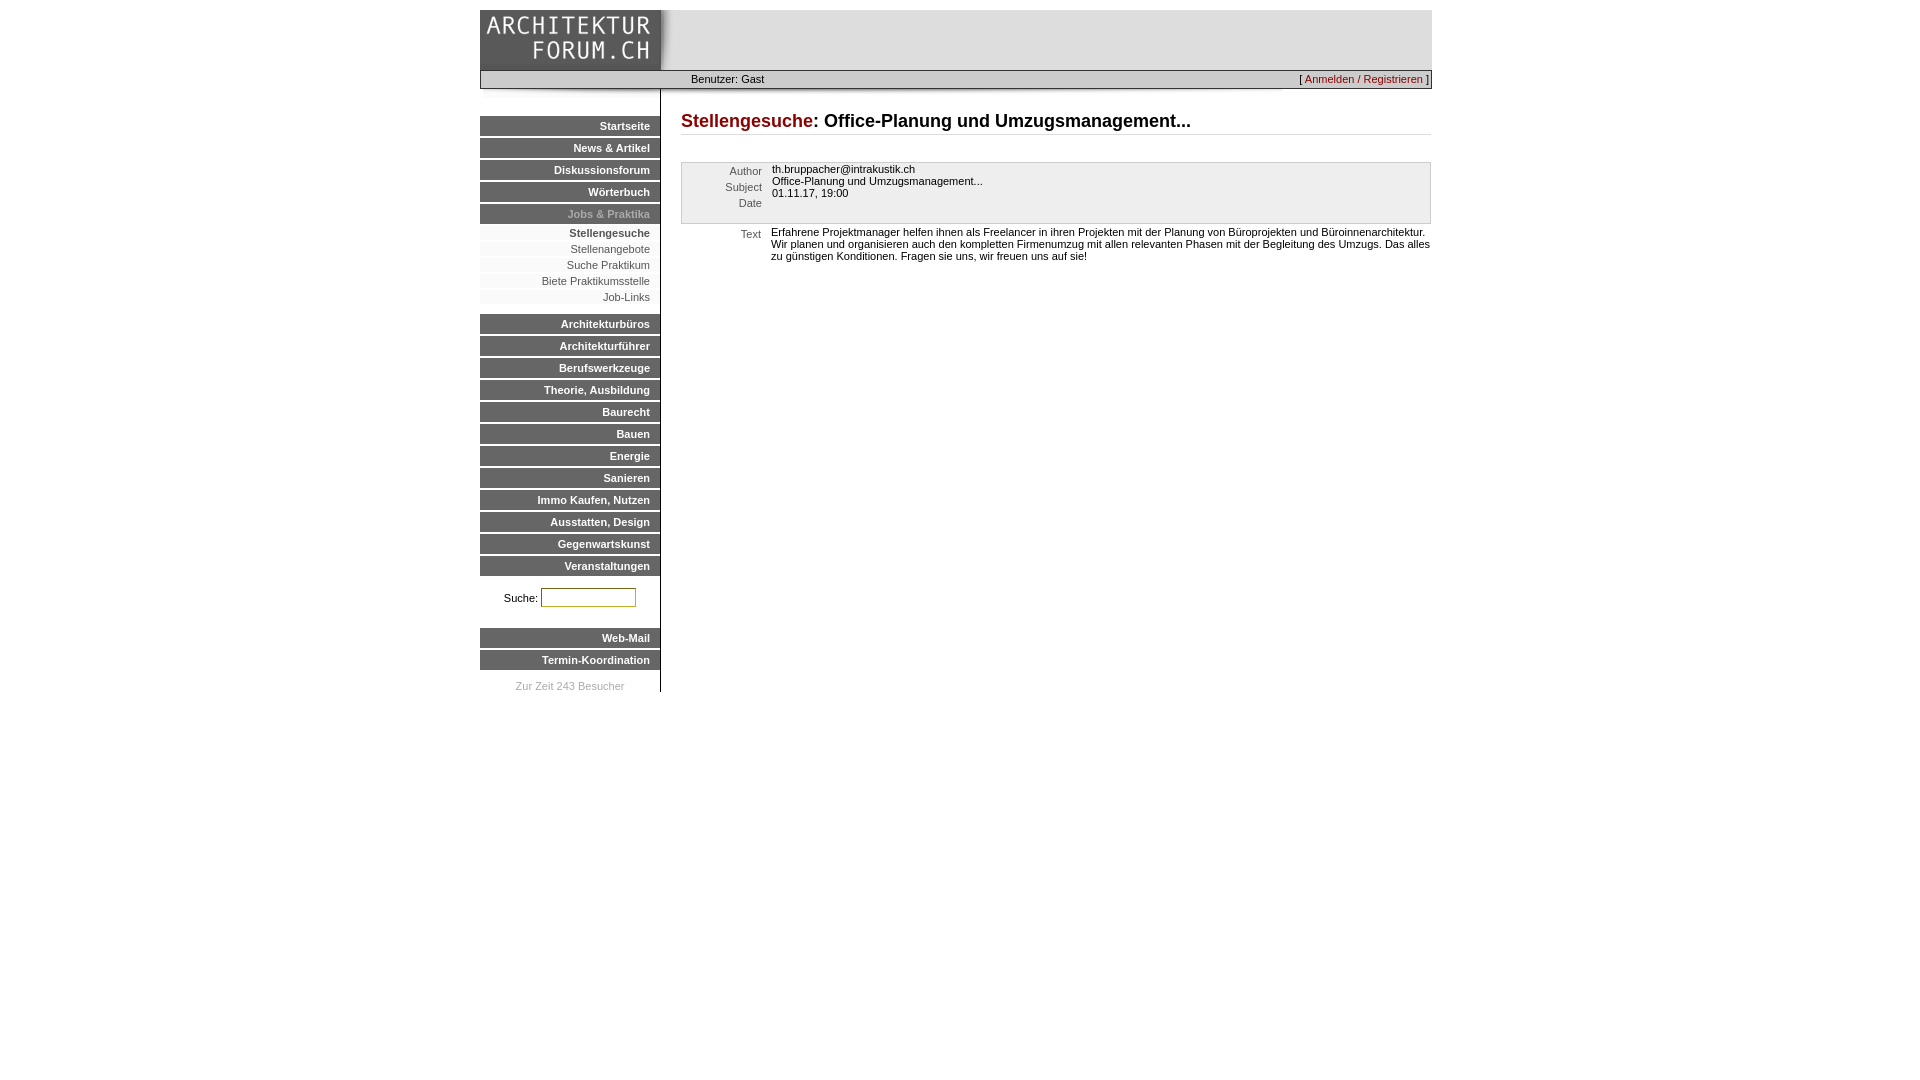  Describe the element at coordinates (569, 455) in the screenshot. I see `'Energie'` at that location.